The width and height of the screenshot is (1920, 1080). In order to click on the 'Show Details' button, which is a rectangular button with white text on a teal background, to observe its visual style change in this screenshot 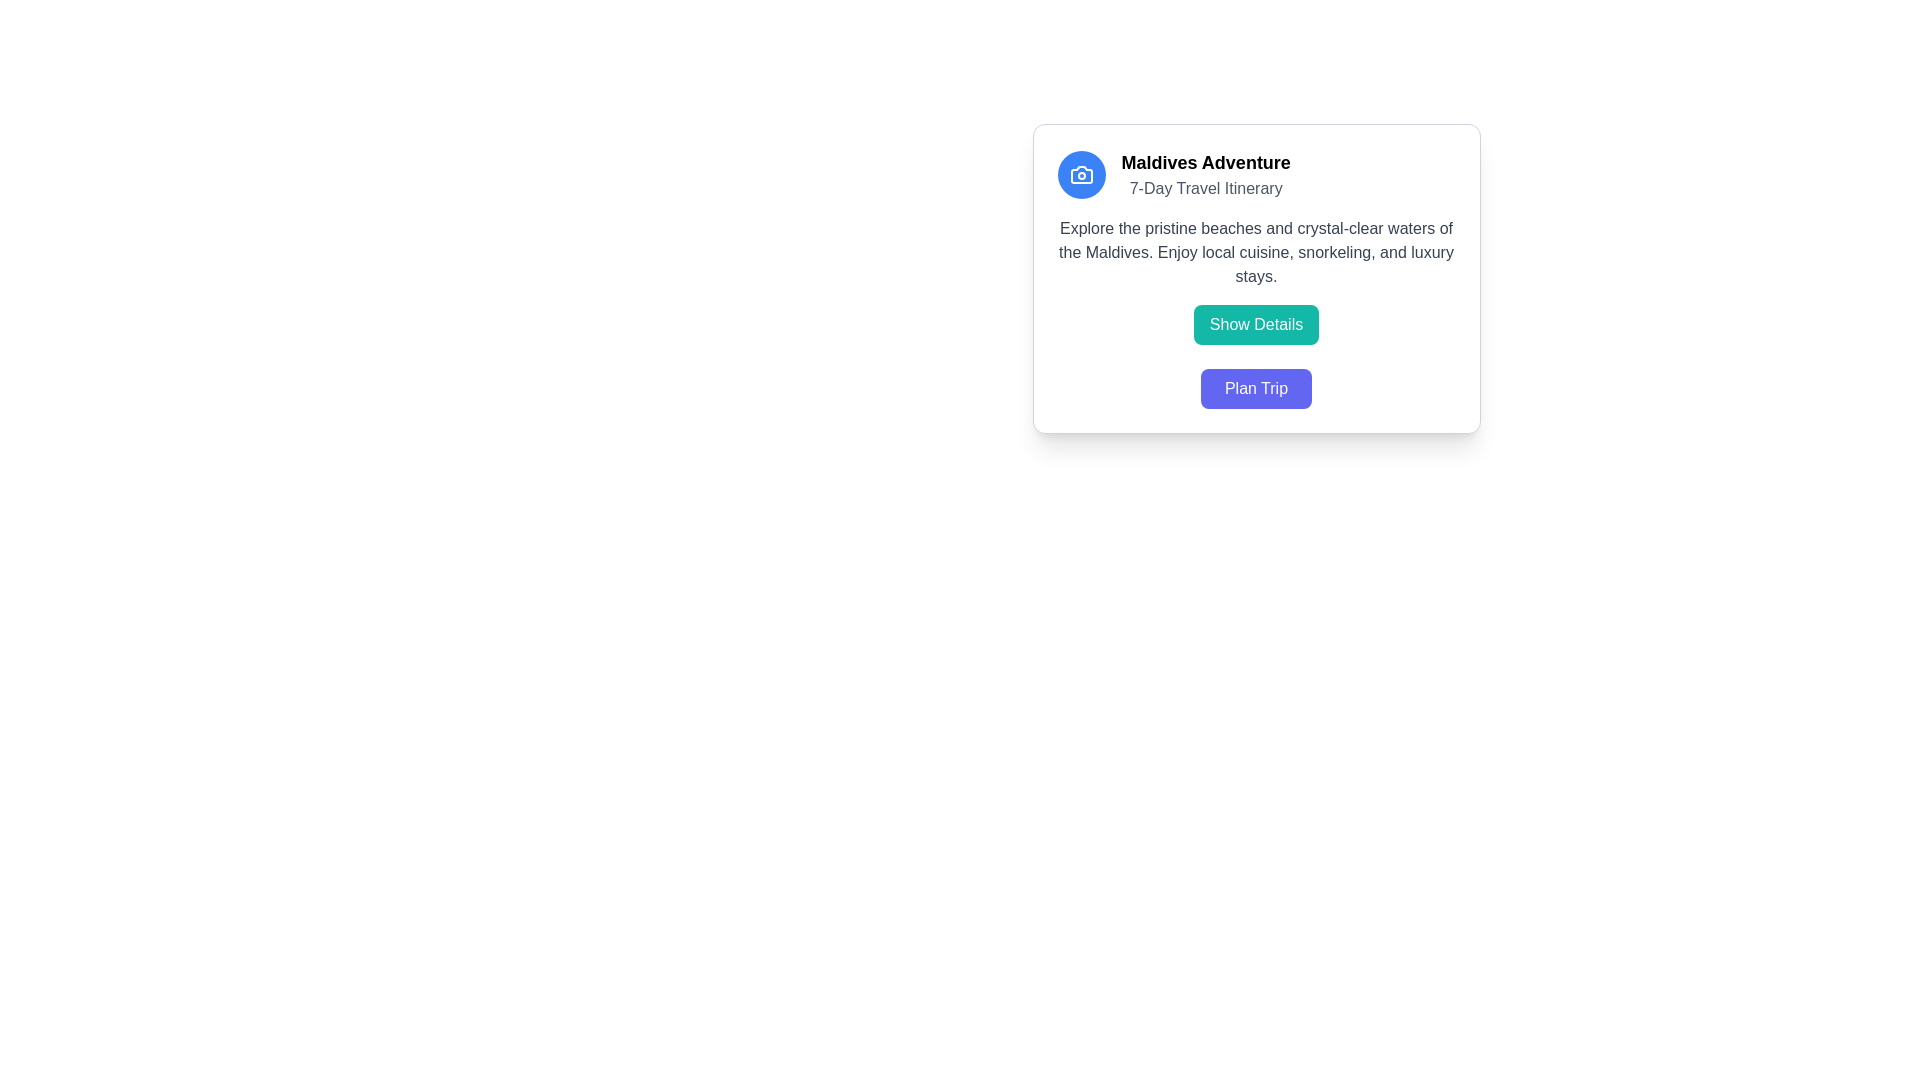, I will do `click(1255, 323)`.